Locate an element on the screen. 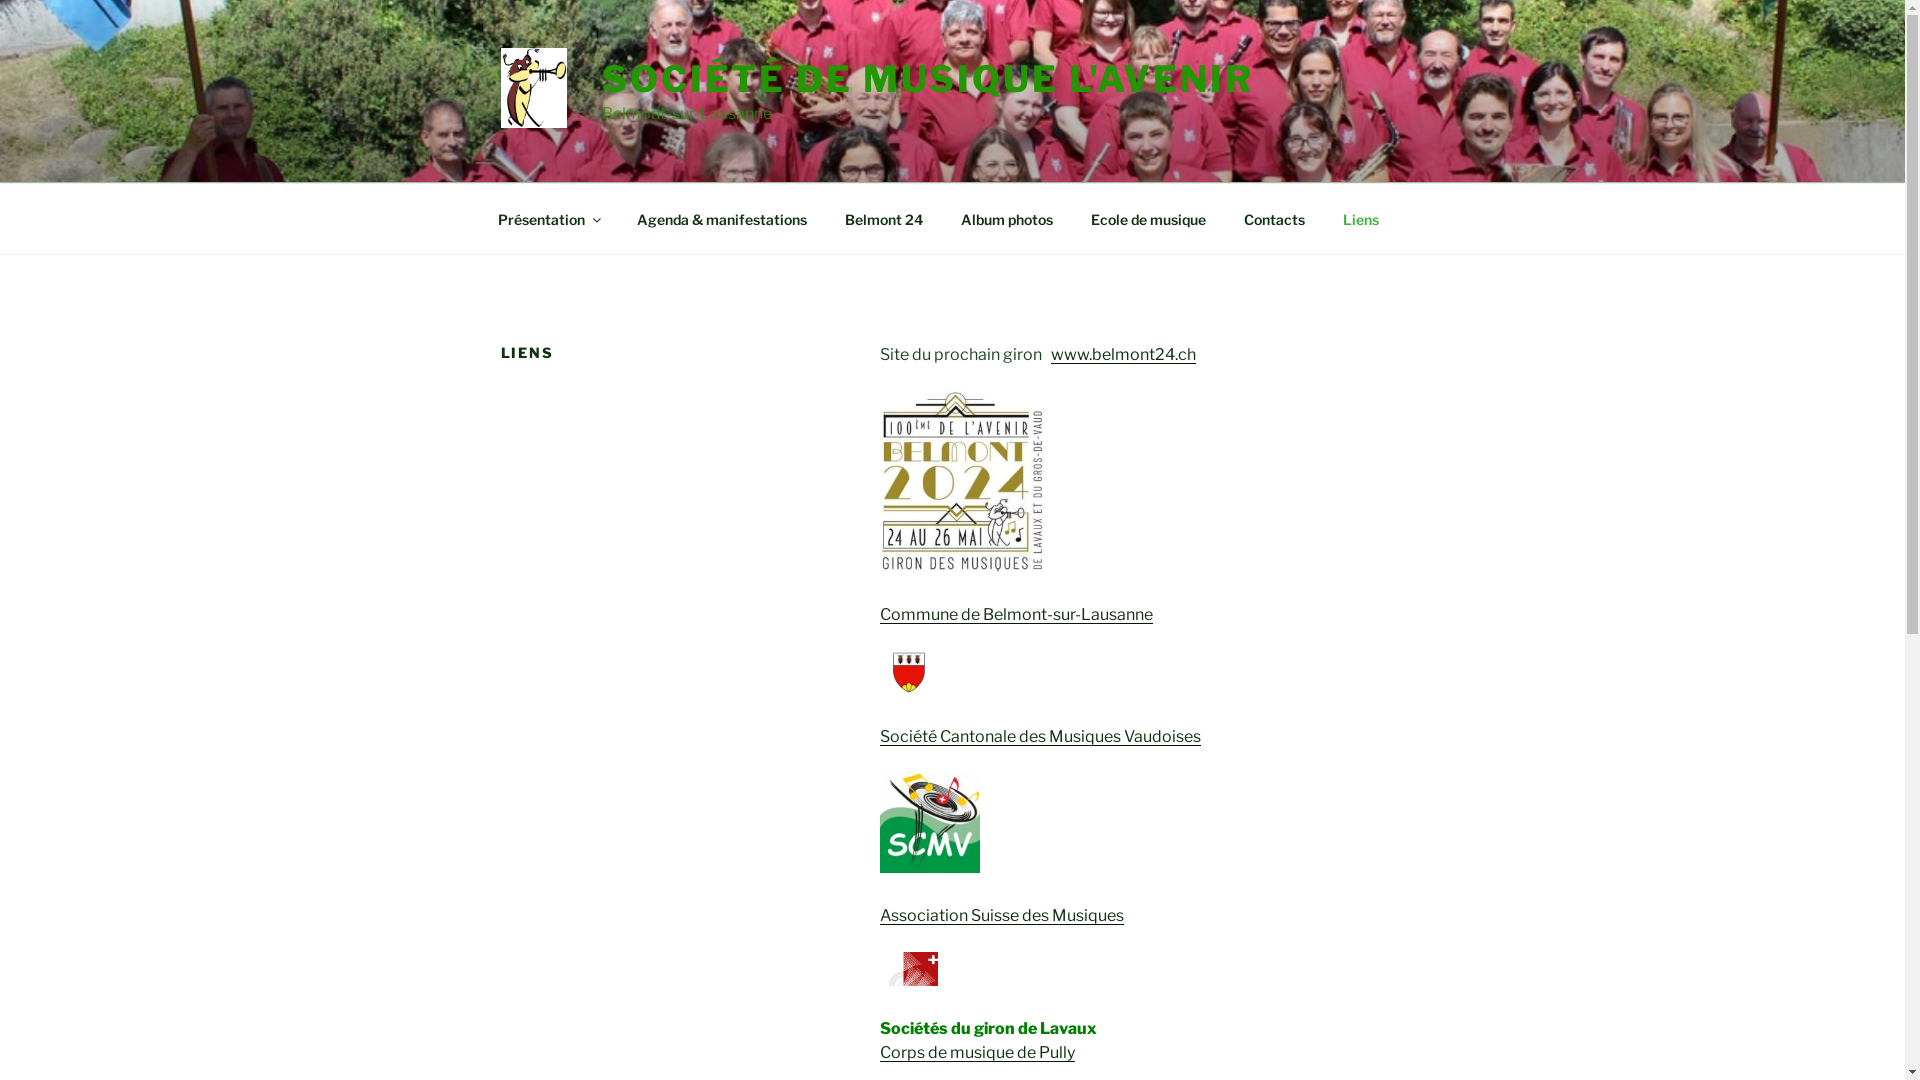  'Commune de Belmont-sur-Lausanne' is located at coordinates (879, 613).